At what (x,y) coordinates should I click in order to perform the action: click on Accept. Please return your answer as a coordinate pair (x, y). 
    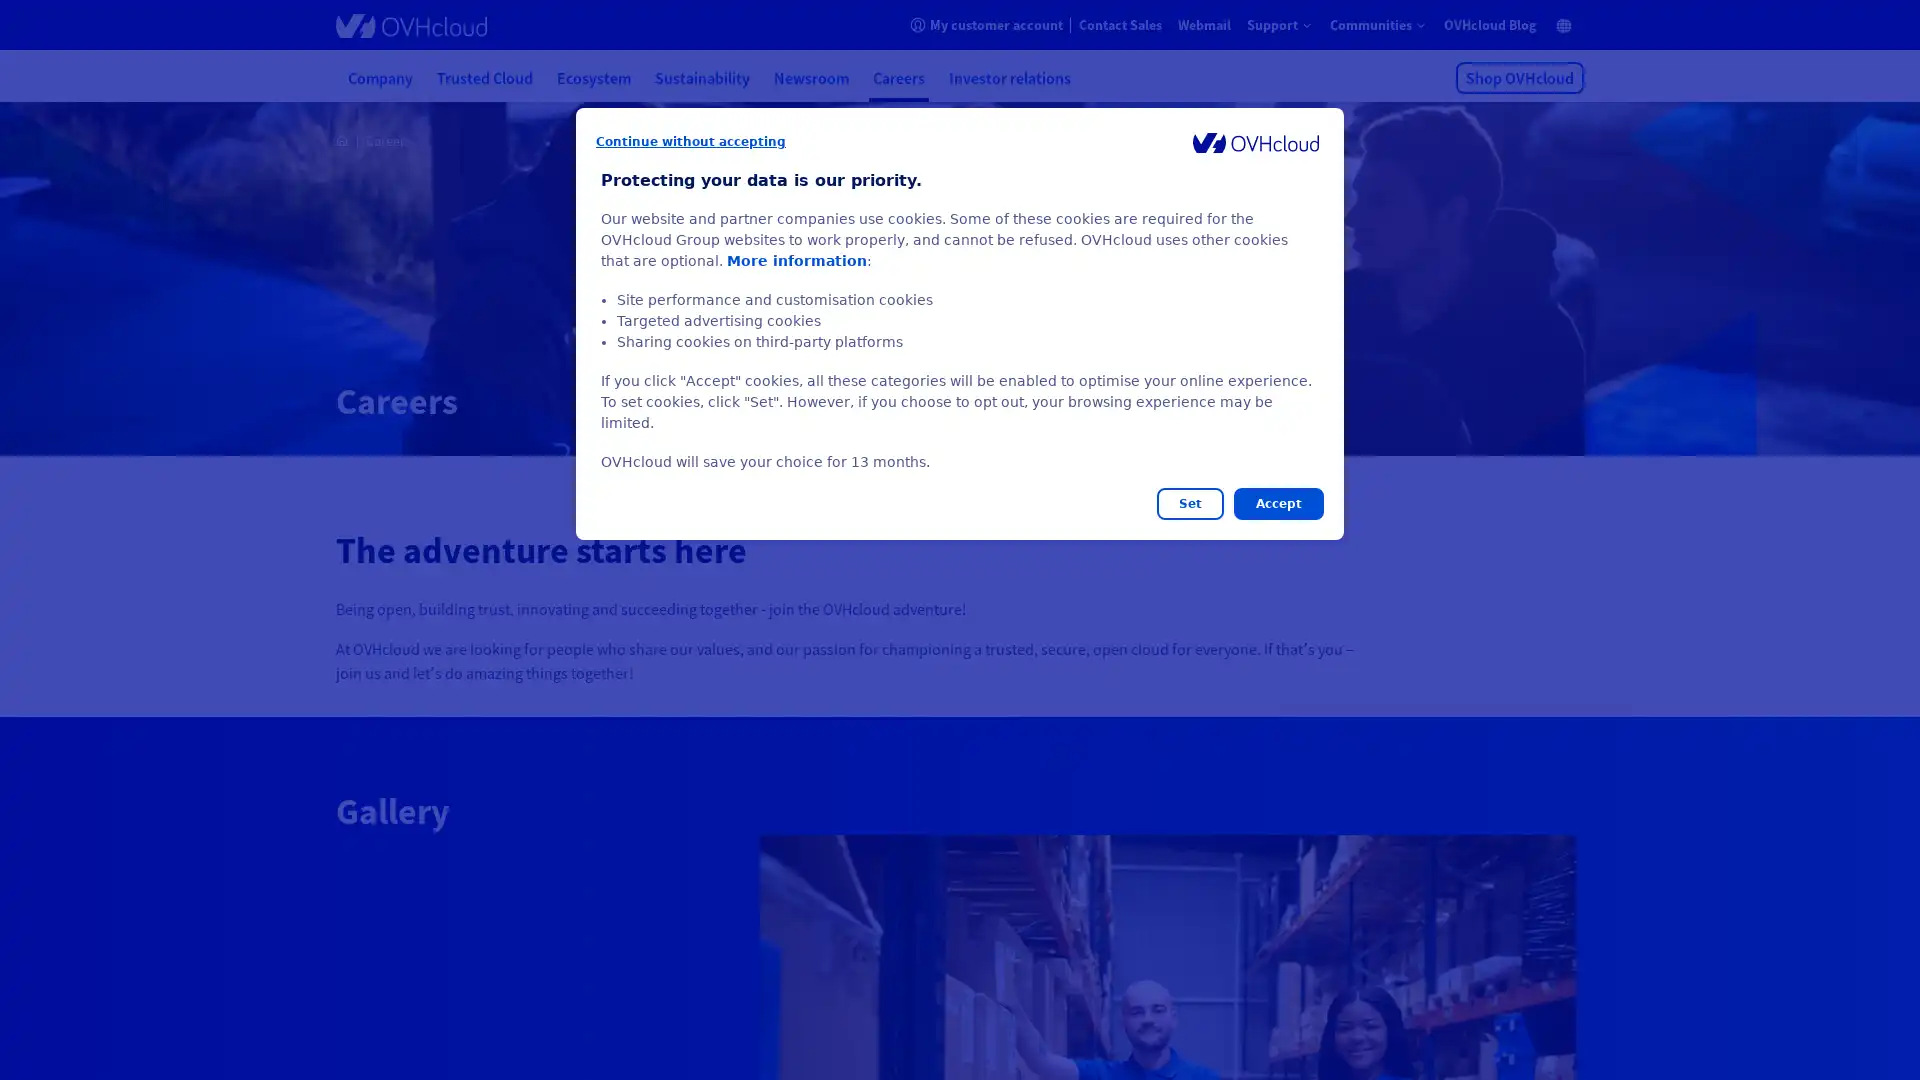
    Looking at the image, I should click on (1277, 503).